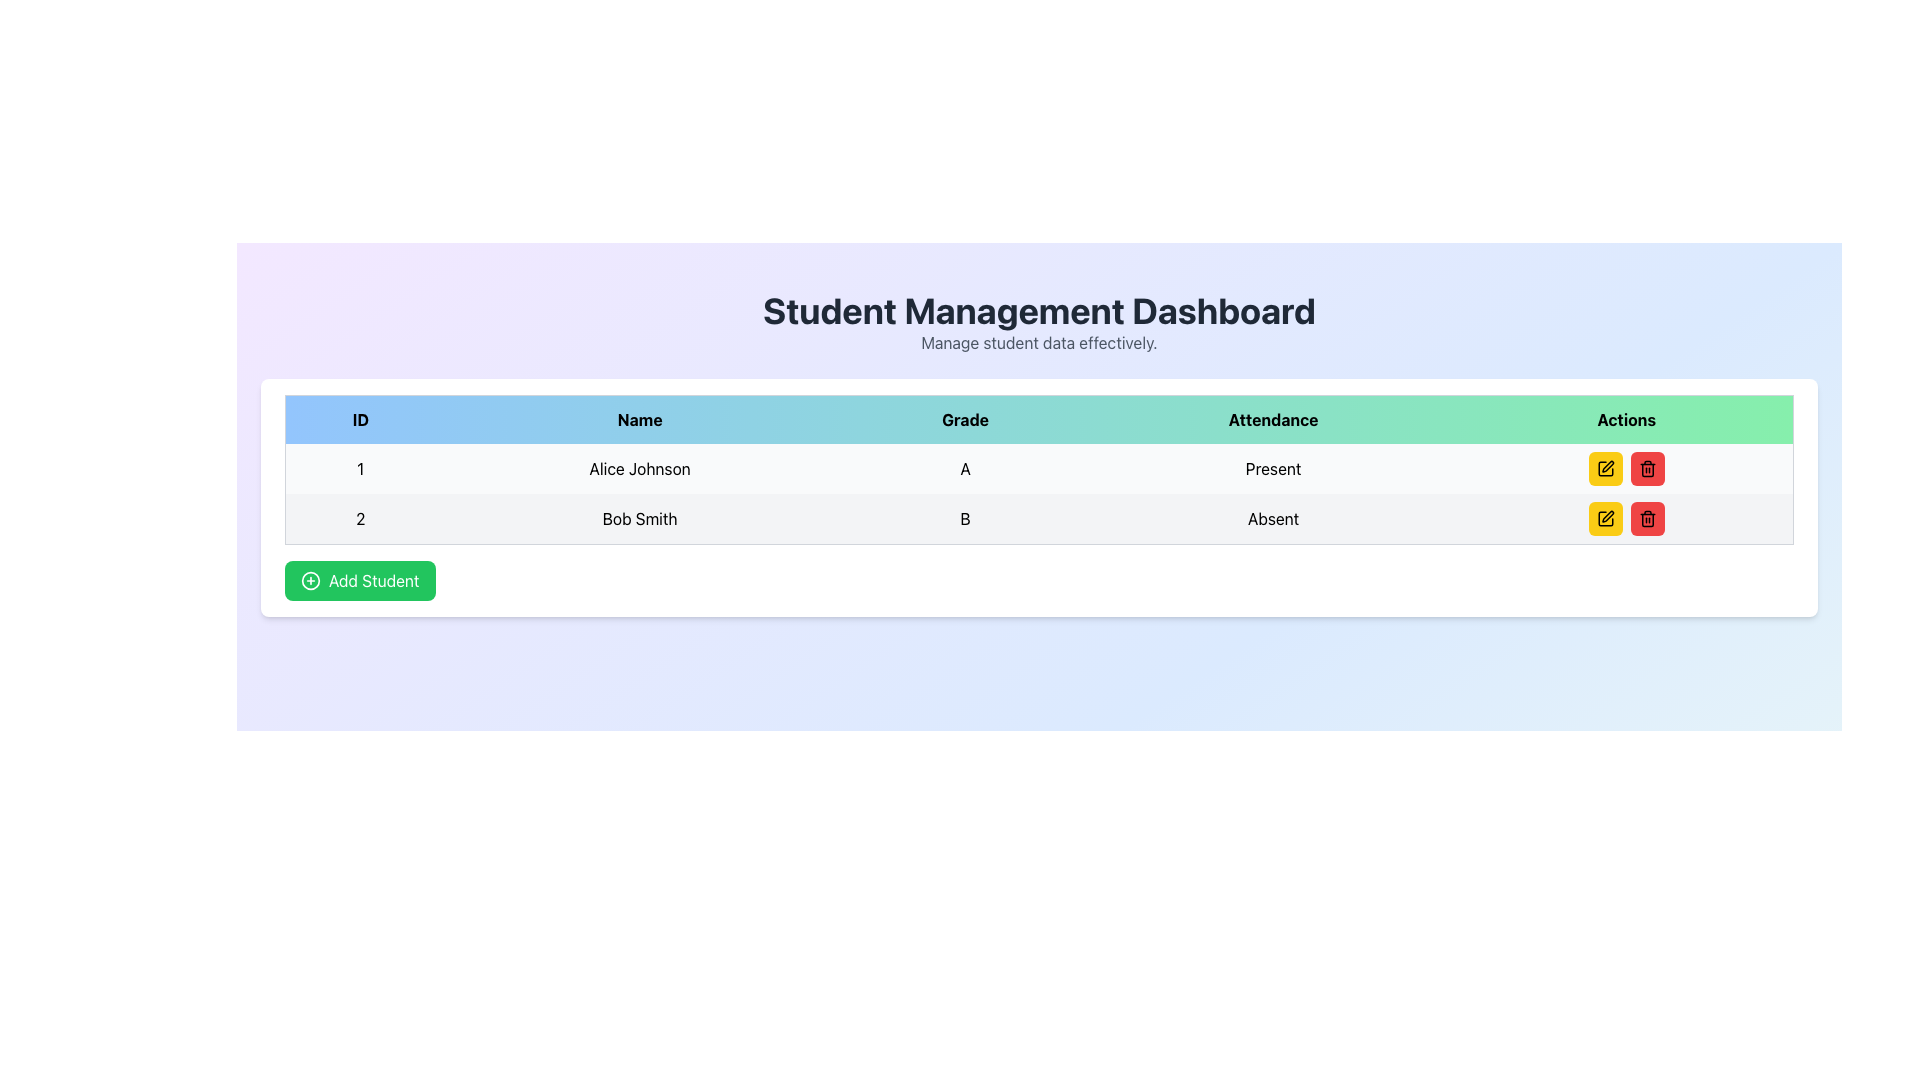 This screenshot has width=1920, height=1080. What do you see at coordinates (1608, 515) in the screenshot?
I see `the edit icon button in the Actions column of the second row for Bob Smith to initiate the edit action` at bounding box center [1608, 515].